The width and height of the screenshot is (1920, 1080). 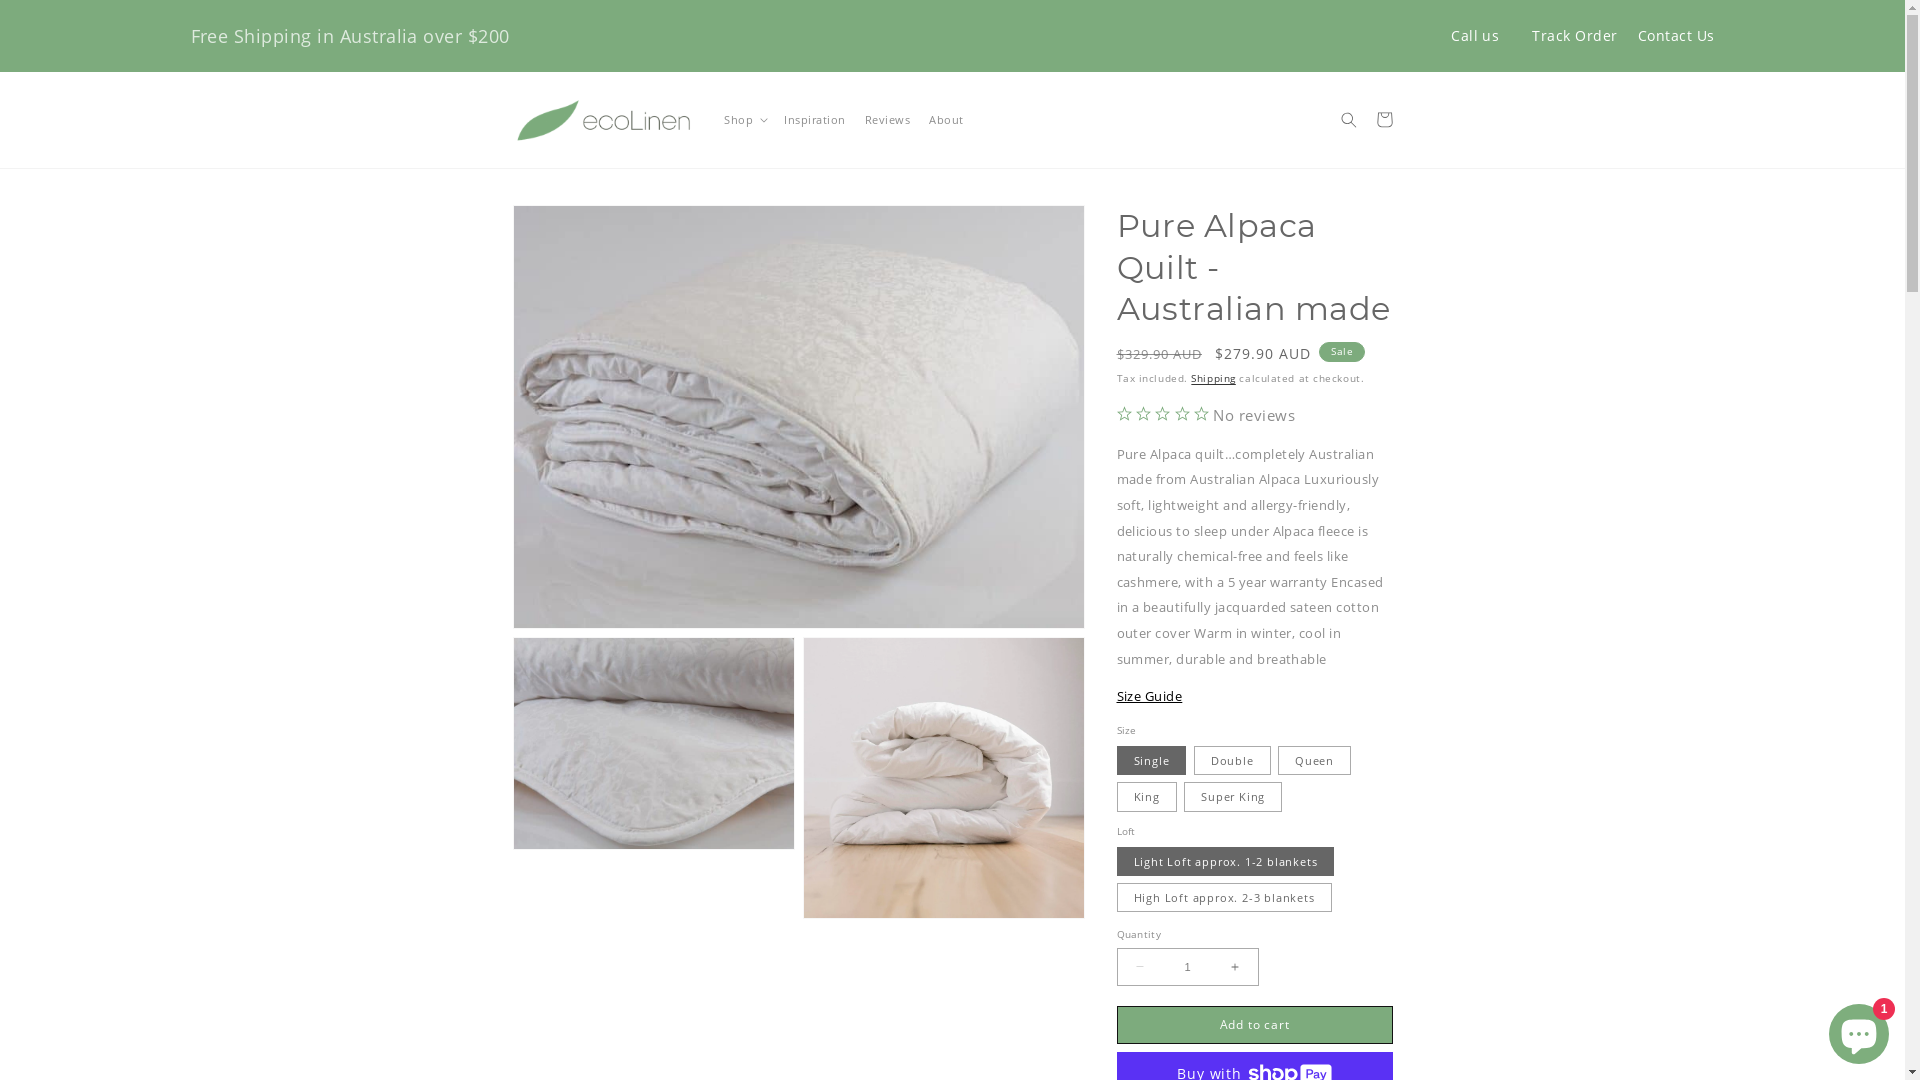 I want to click on 'Reviews', so click(x=854, y=120).